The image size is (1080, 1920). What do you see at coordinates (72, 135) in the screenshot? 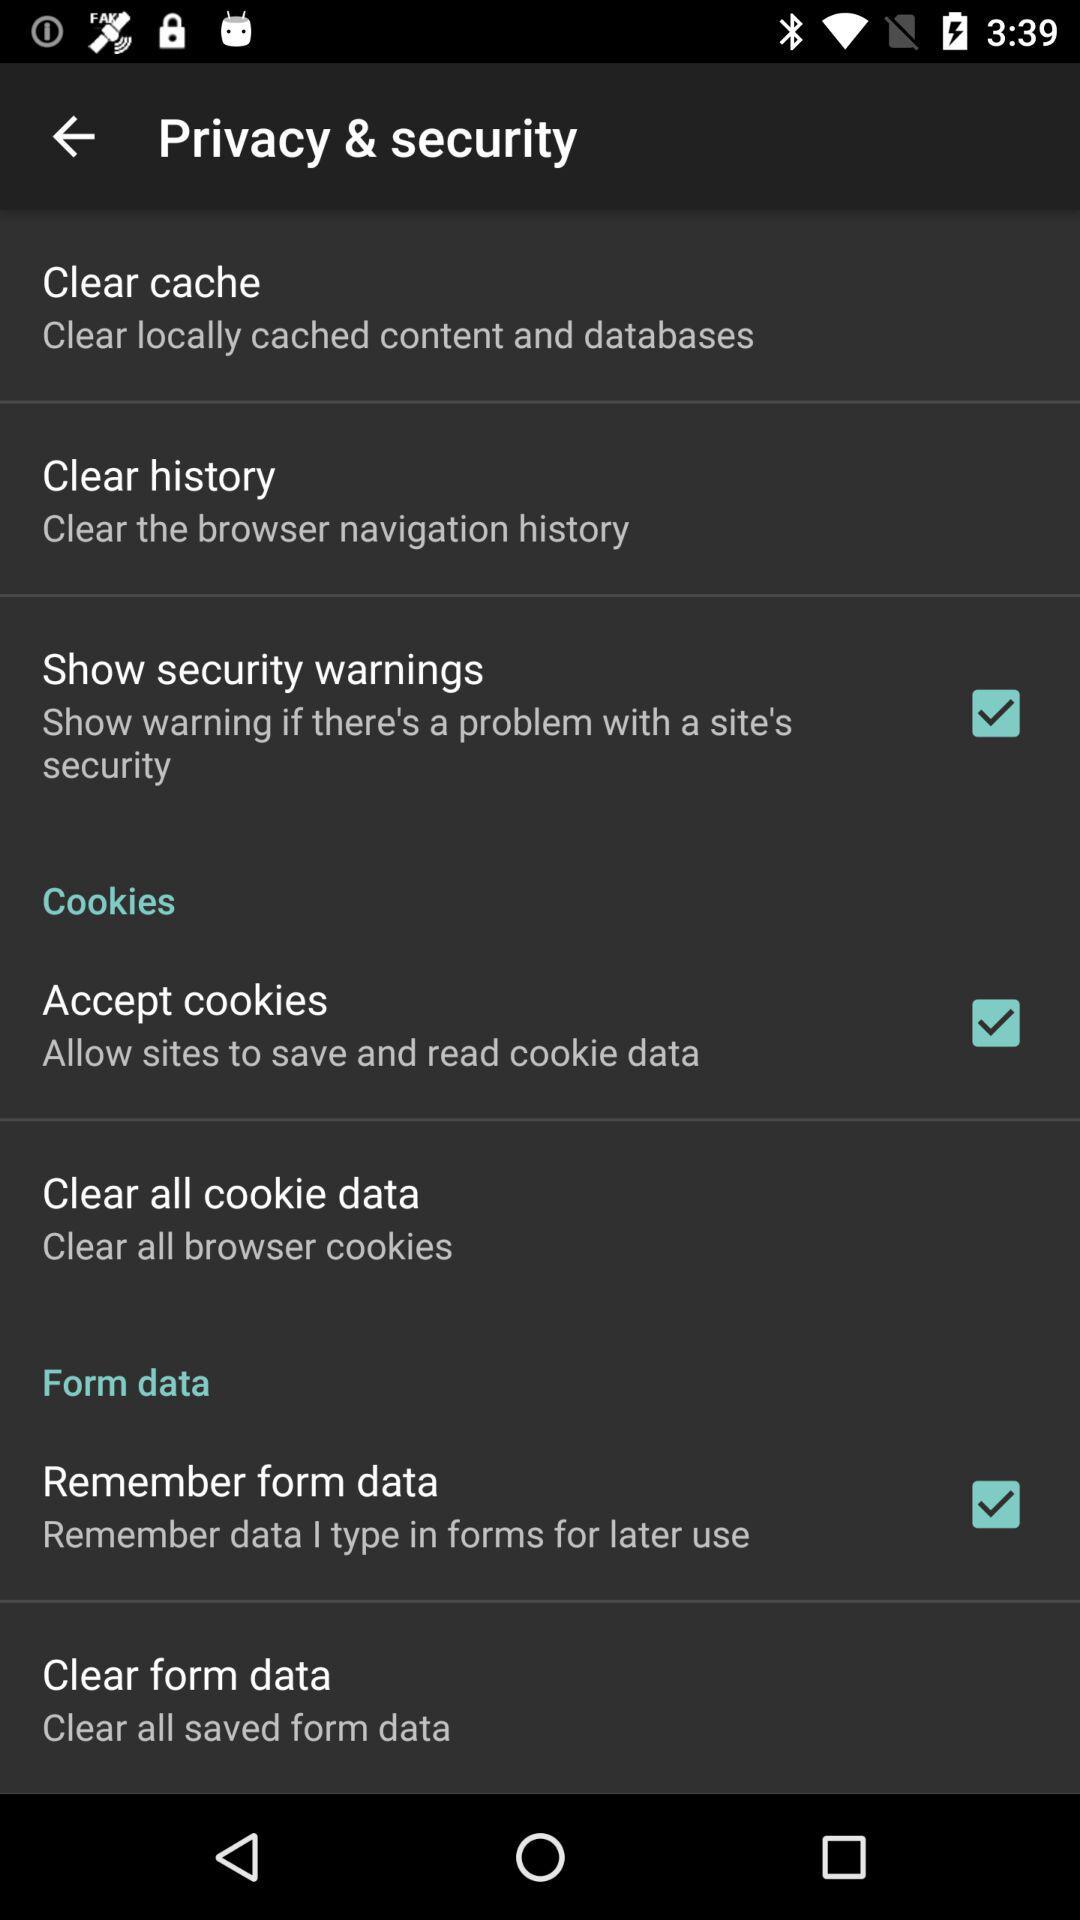
I see `icon above clear cache app` at bounding box center [72, 135].